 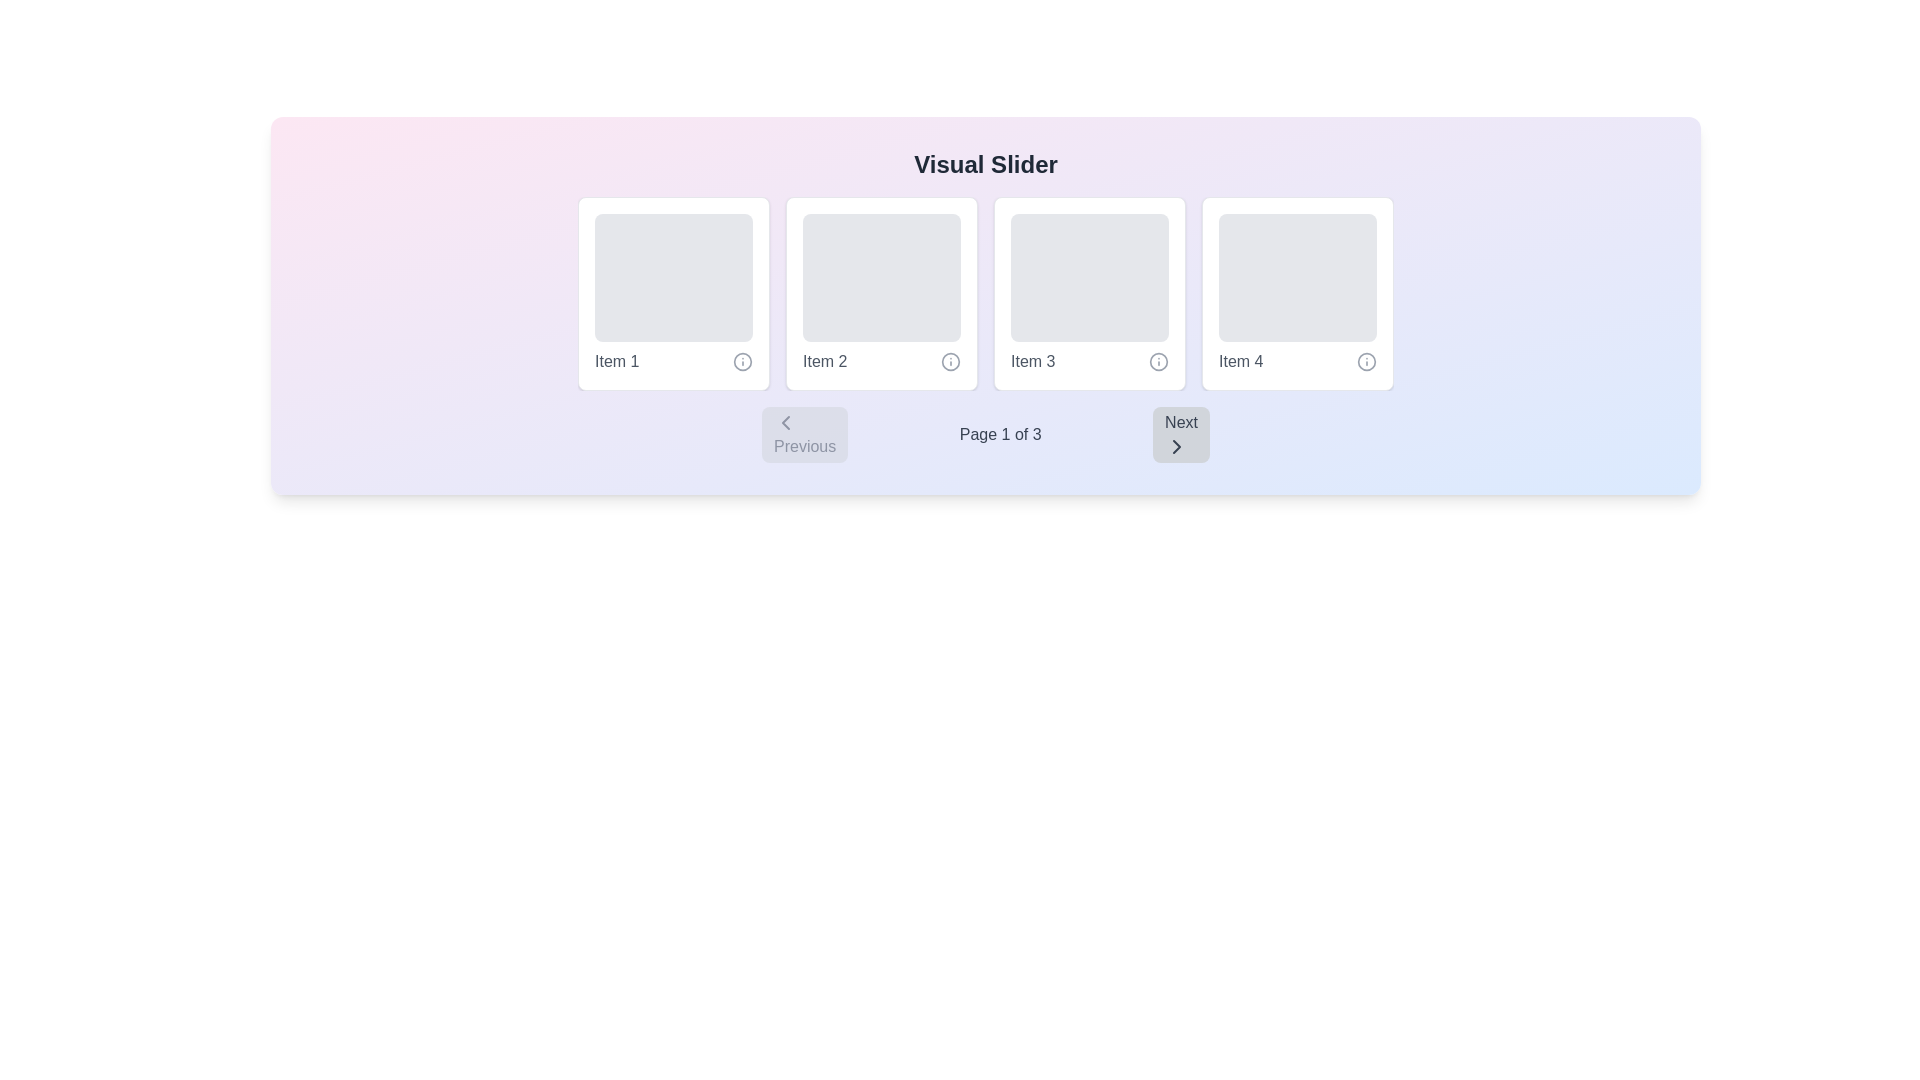 I want to click on the central circle of the 'info' icon associated with 'Item 3', which is styled with a gray stroke and located below the visual slider component, so click(x=1158, y=362).